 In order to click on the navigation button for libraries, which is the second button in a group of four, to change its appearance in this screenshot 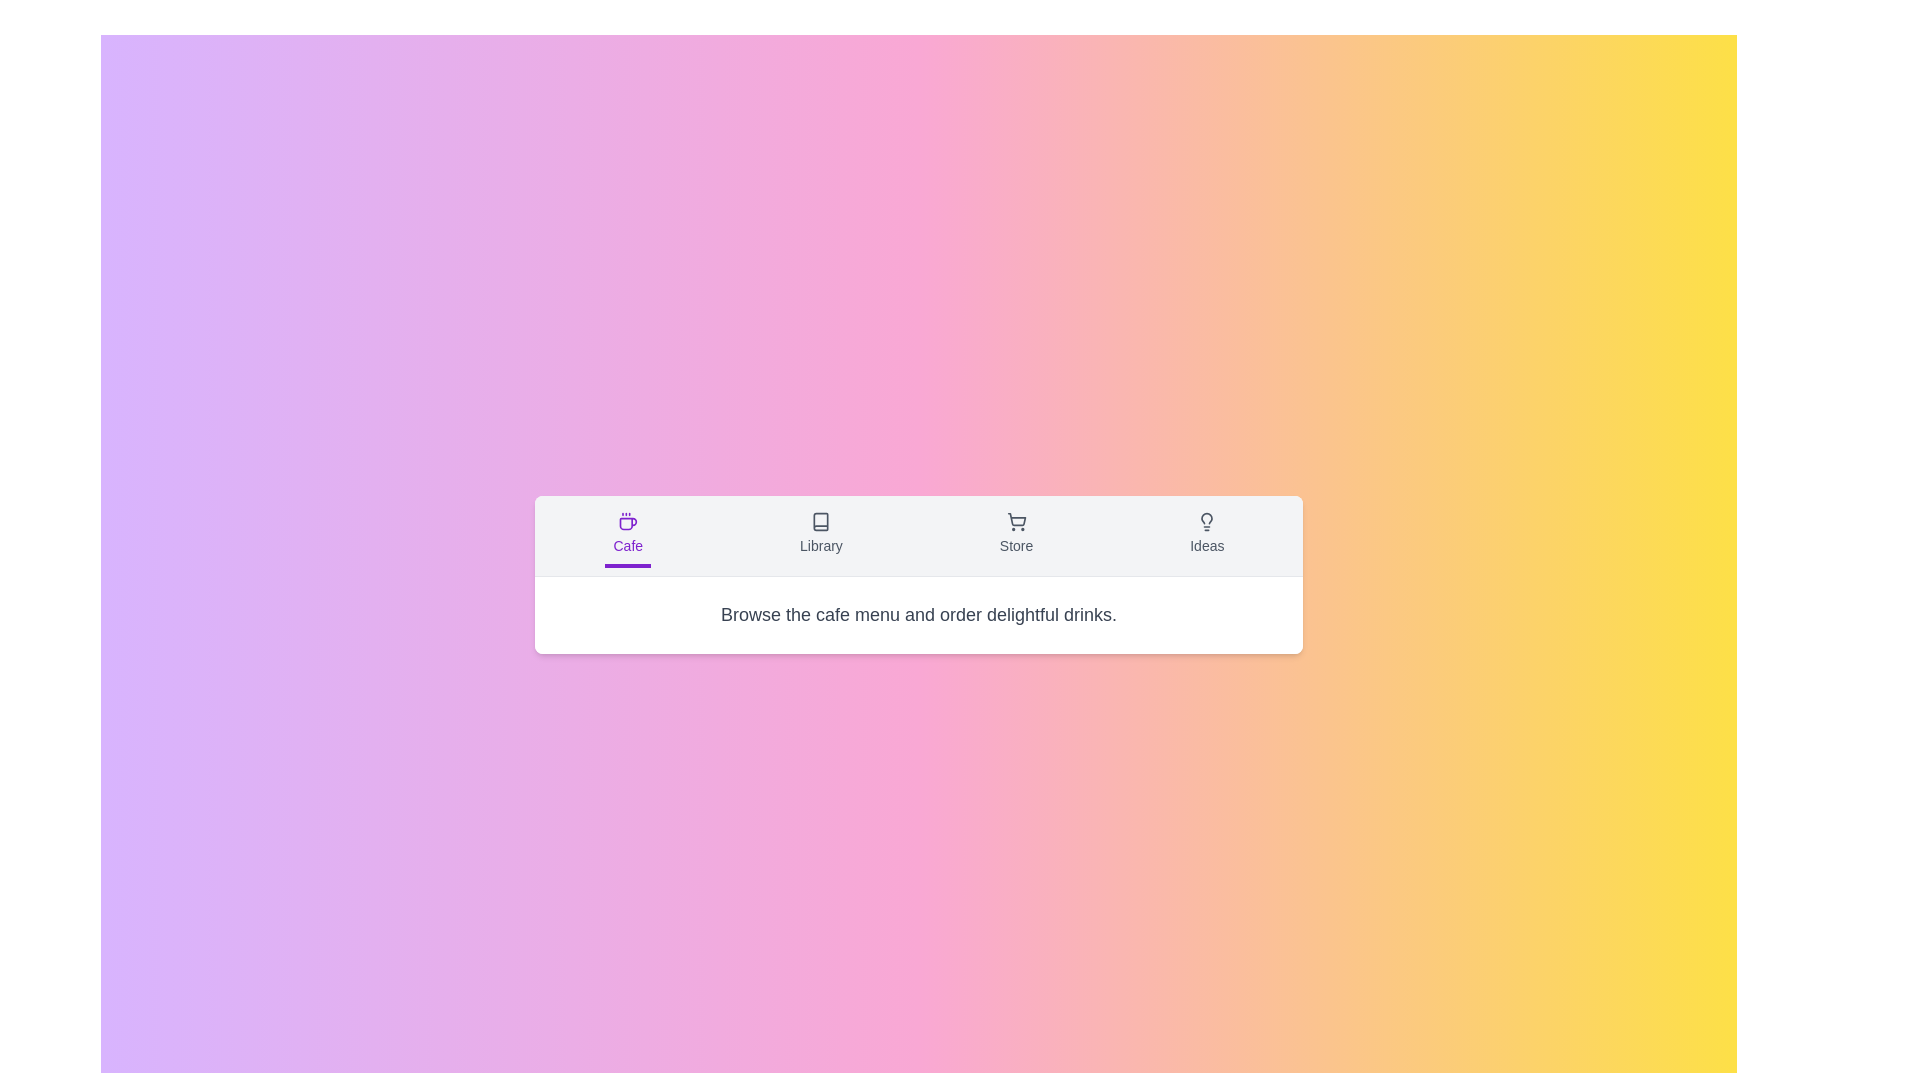, I will do `click(821, 534)`.